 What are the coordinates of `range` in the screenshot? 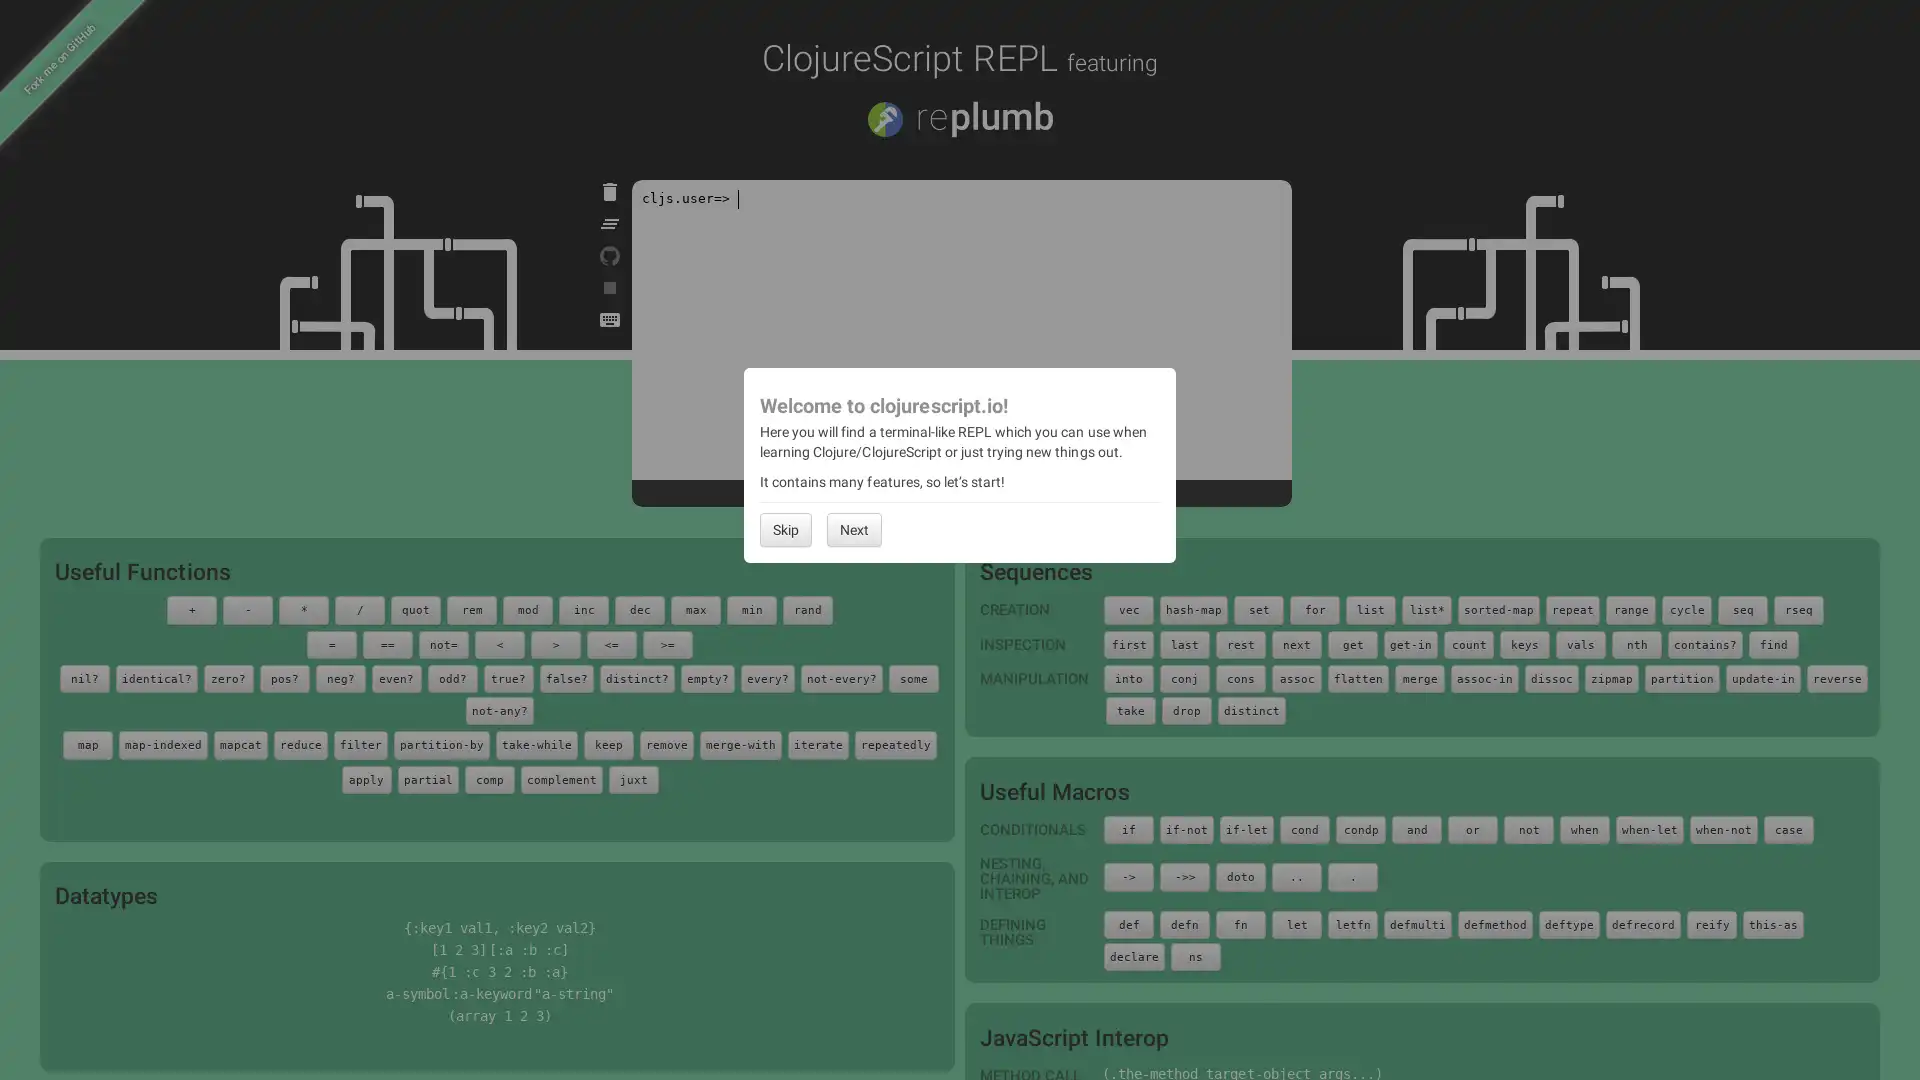 It's located at (1631, 608).